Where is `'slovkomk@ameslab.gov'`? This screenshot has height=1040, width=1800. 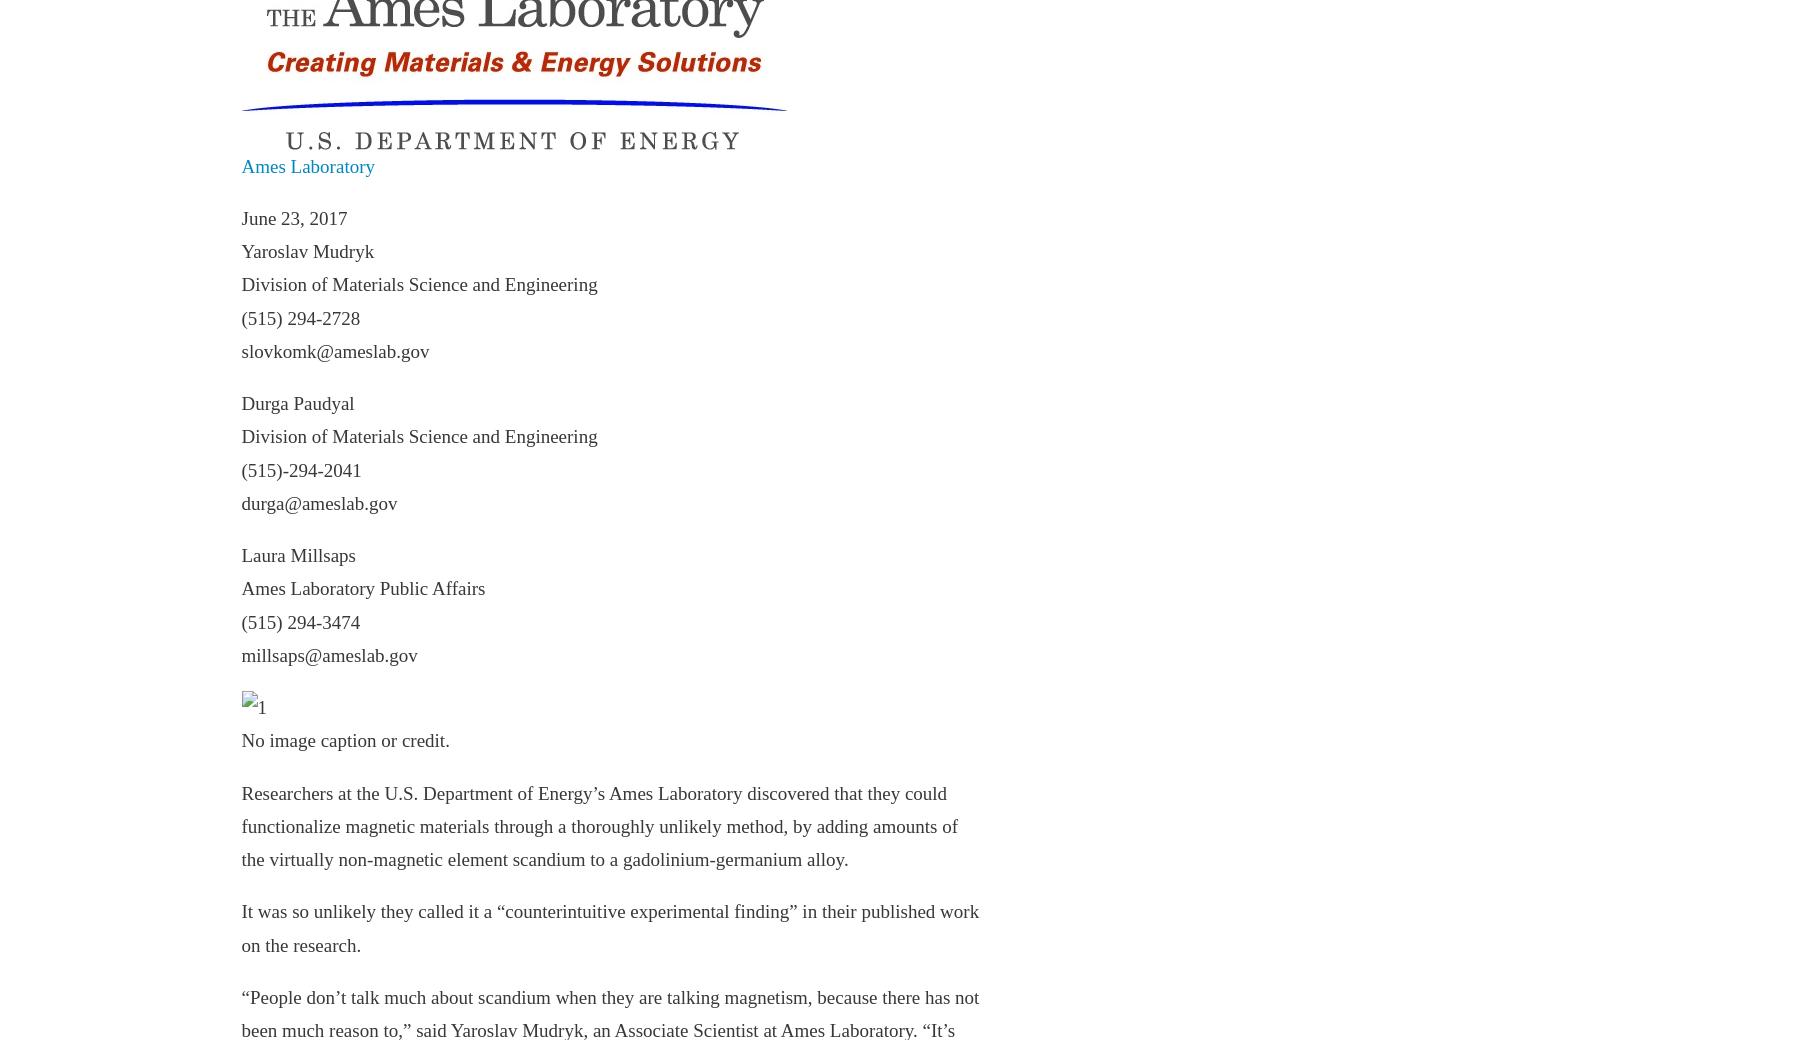 'slovkomk@ameslab.gov' is located at coordinates (333, 349).